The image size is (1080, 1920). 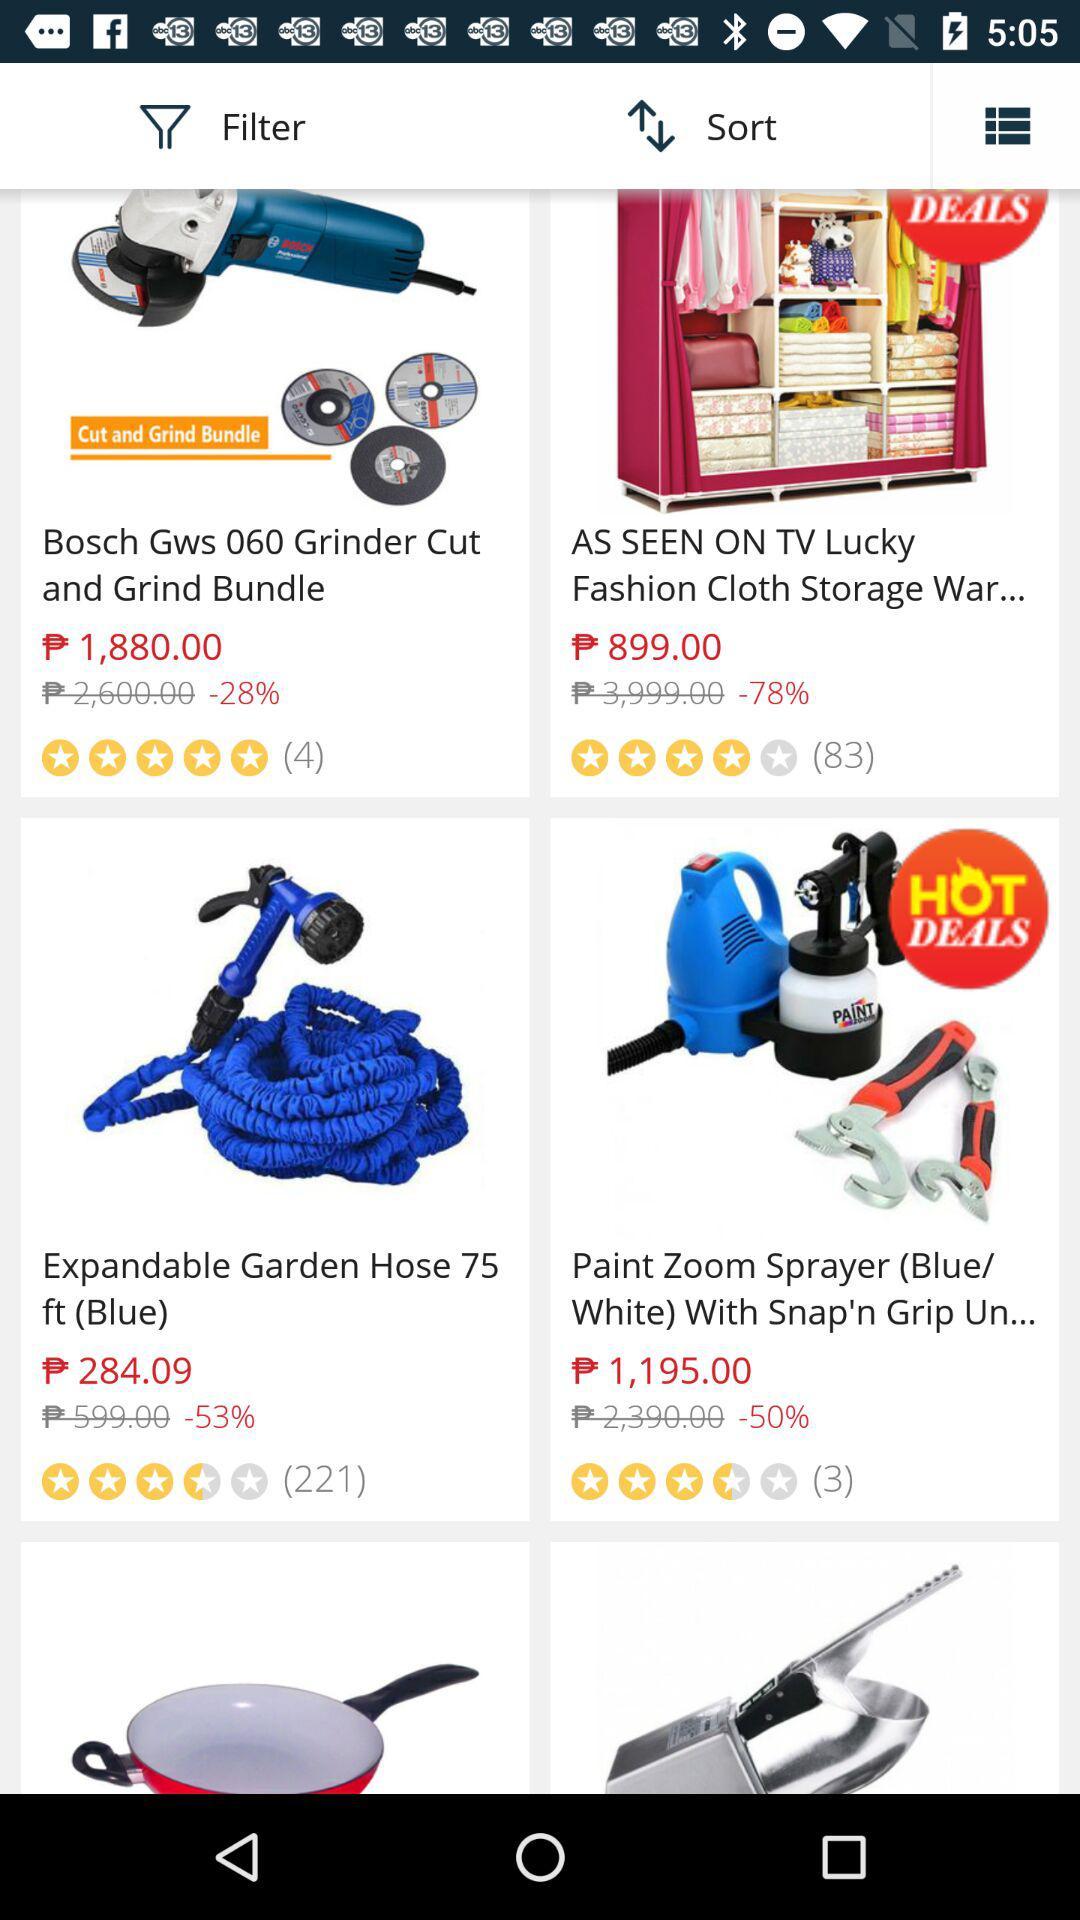 I want to click on menu options, so click(x=1006, y=124).